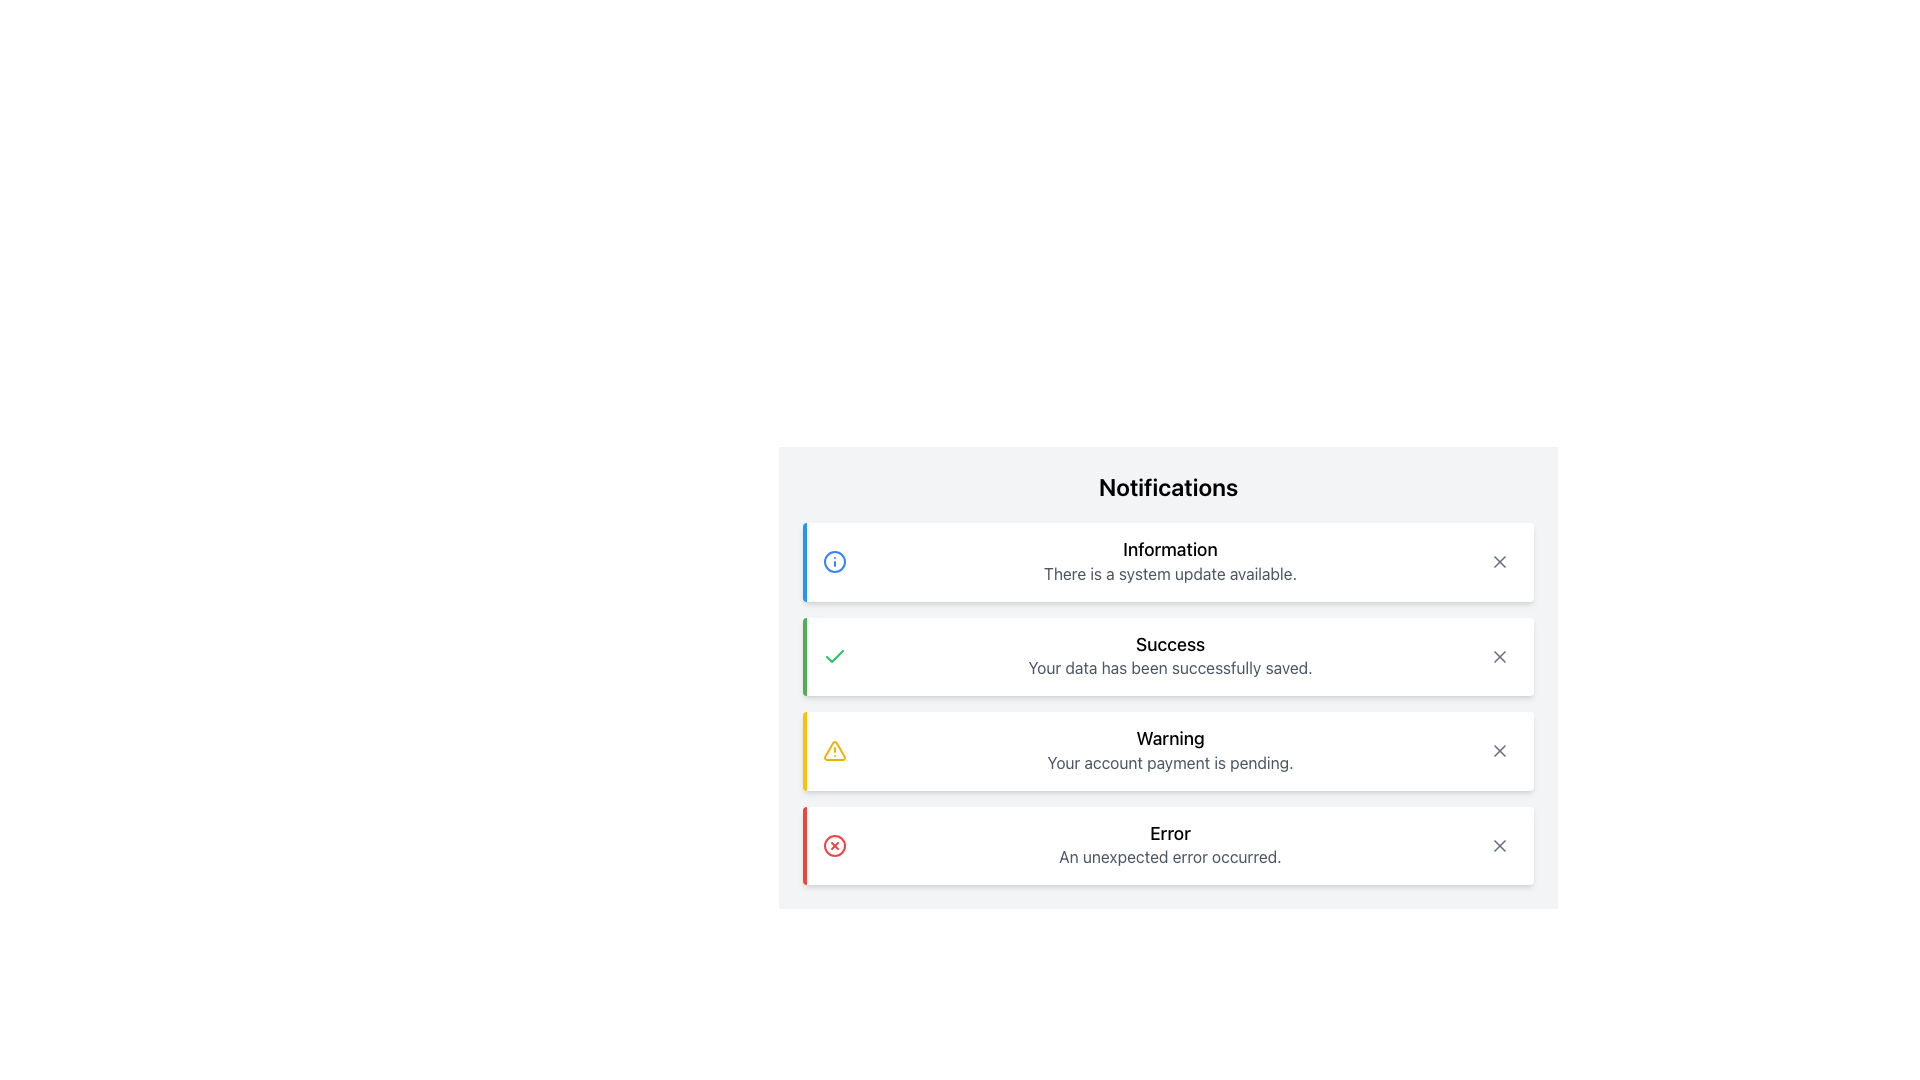 The height and width of the screenshot is (1080, 1920). Describe the element at coordinates (835, 655) in the screenshot. I see `the success notification icon, which is marked by a green vertical bar on the left and is the second element from the top in the list of notifications` at that location.